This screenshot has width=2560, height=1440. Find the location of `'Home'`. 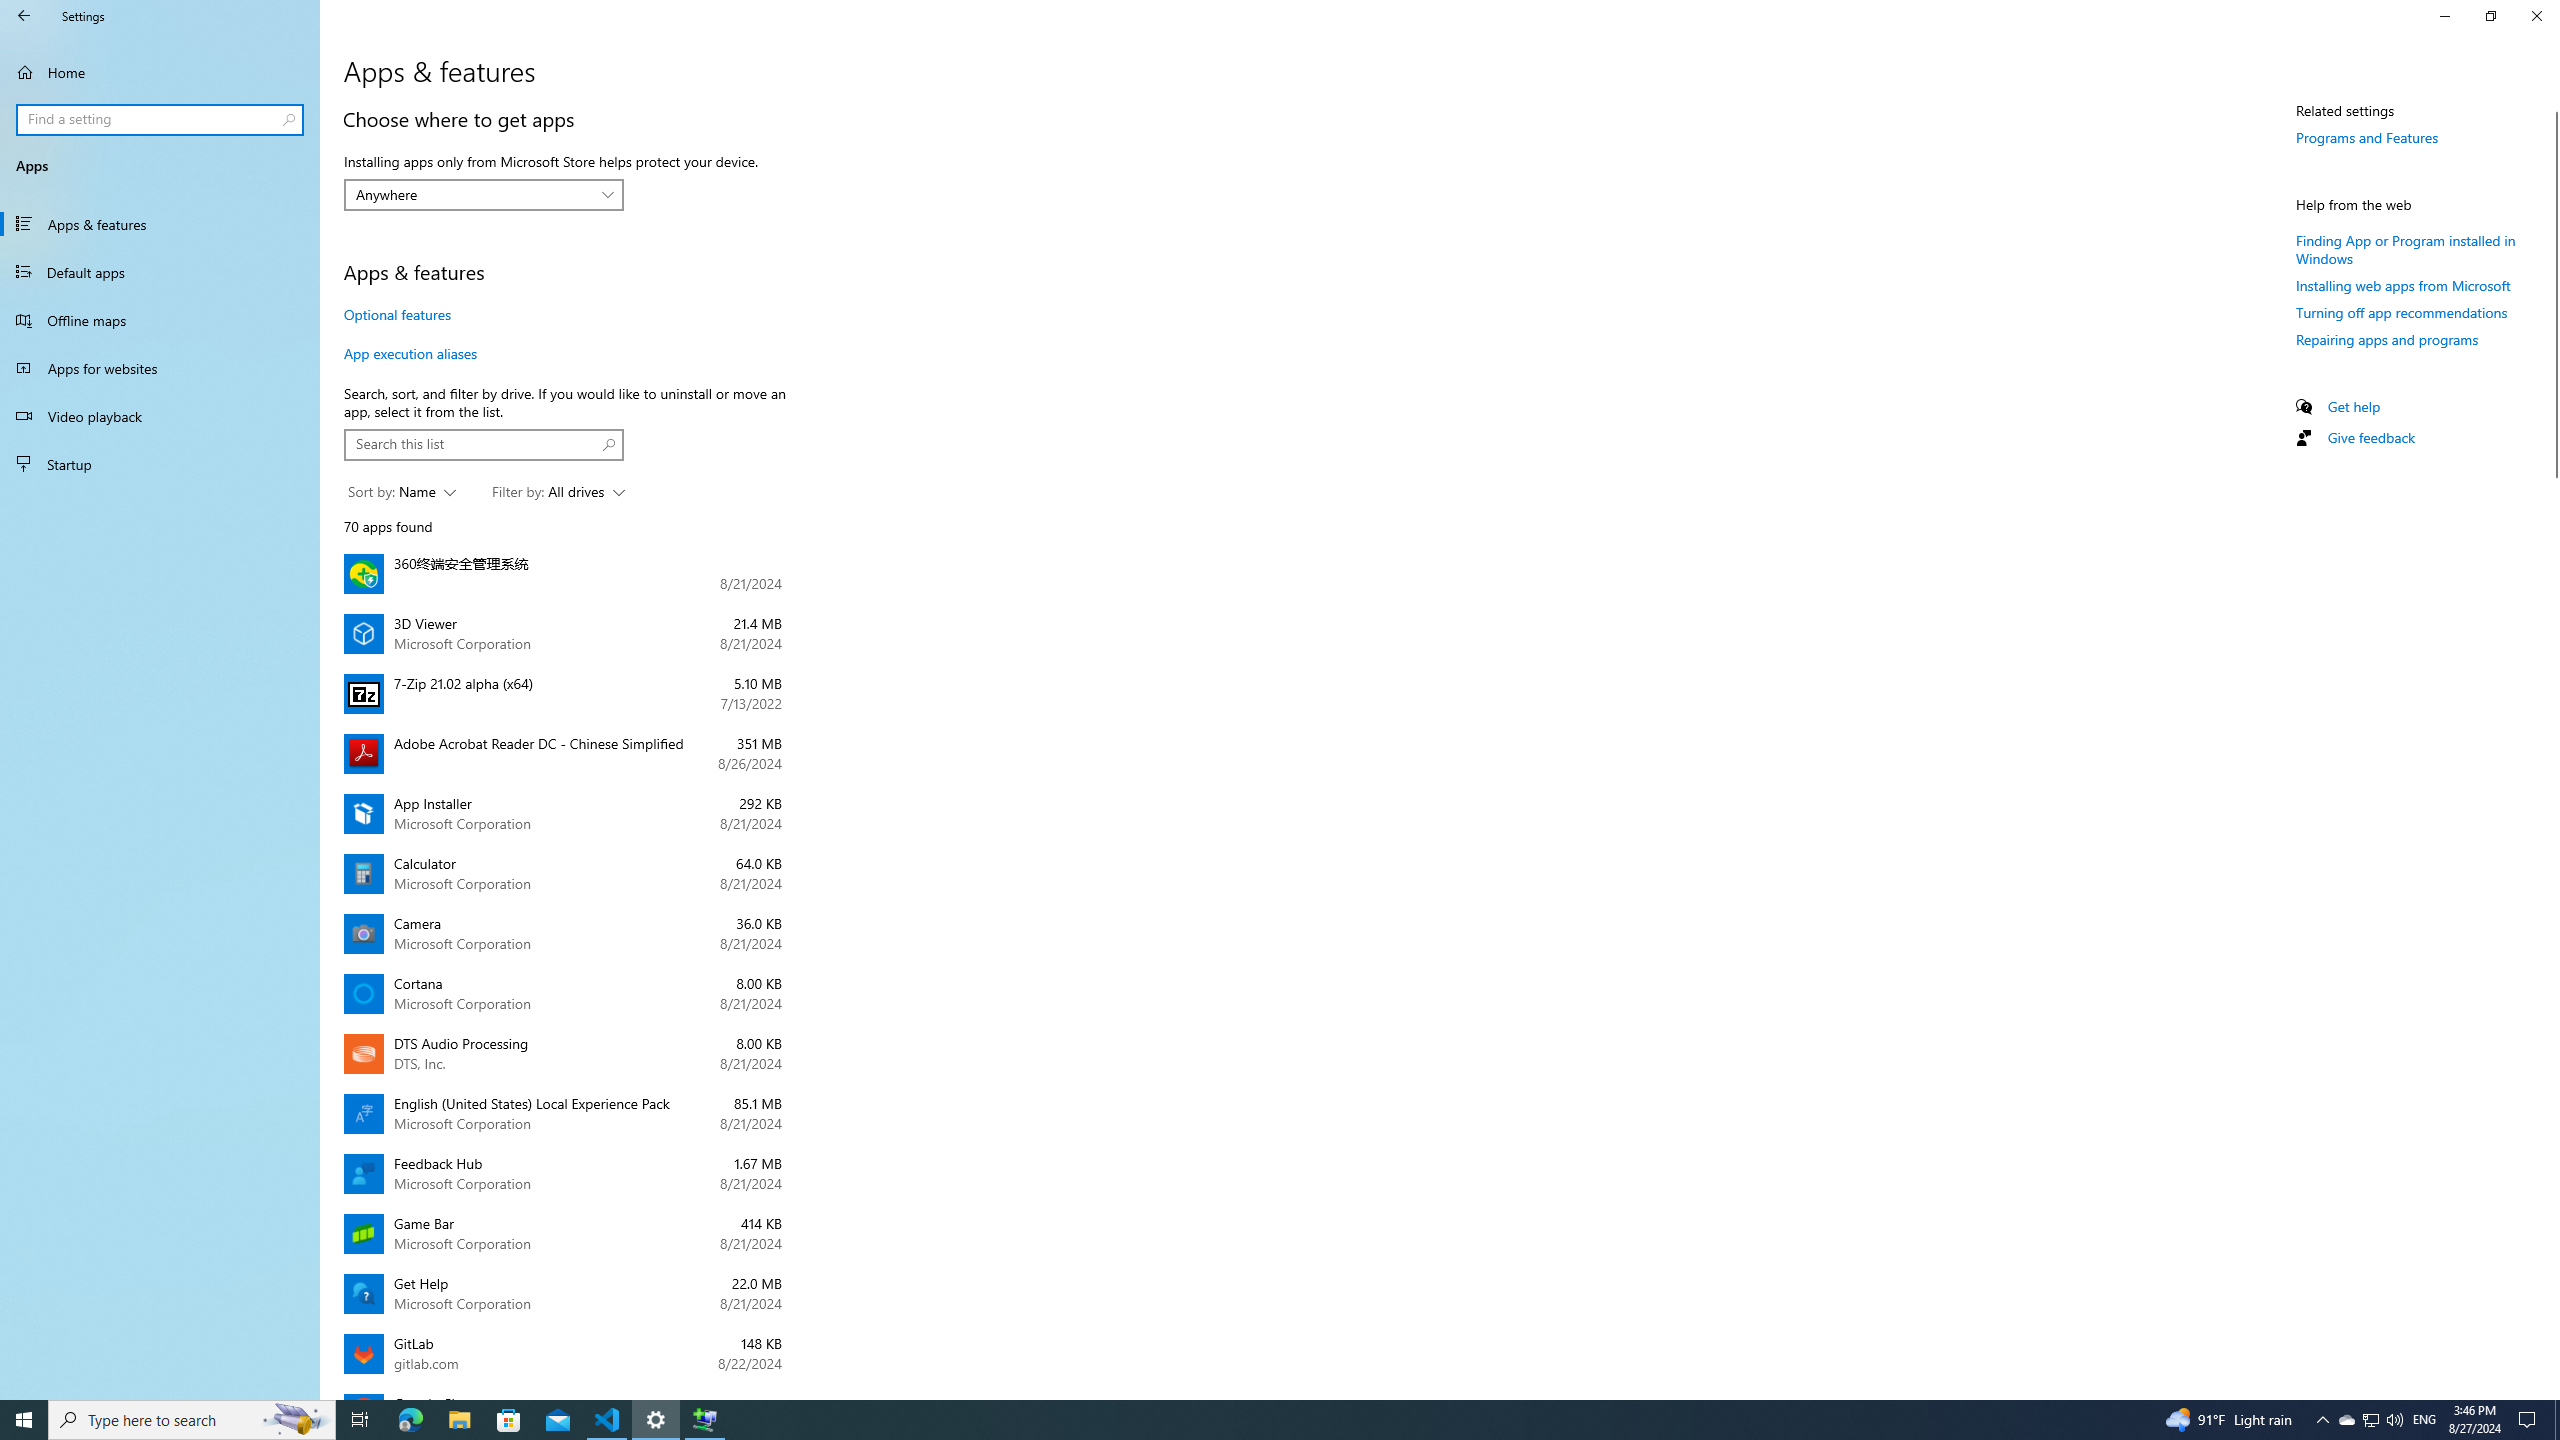

'Home' is located at coordinates (159, 72).